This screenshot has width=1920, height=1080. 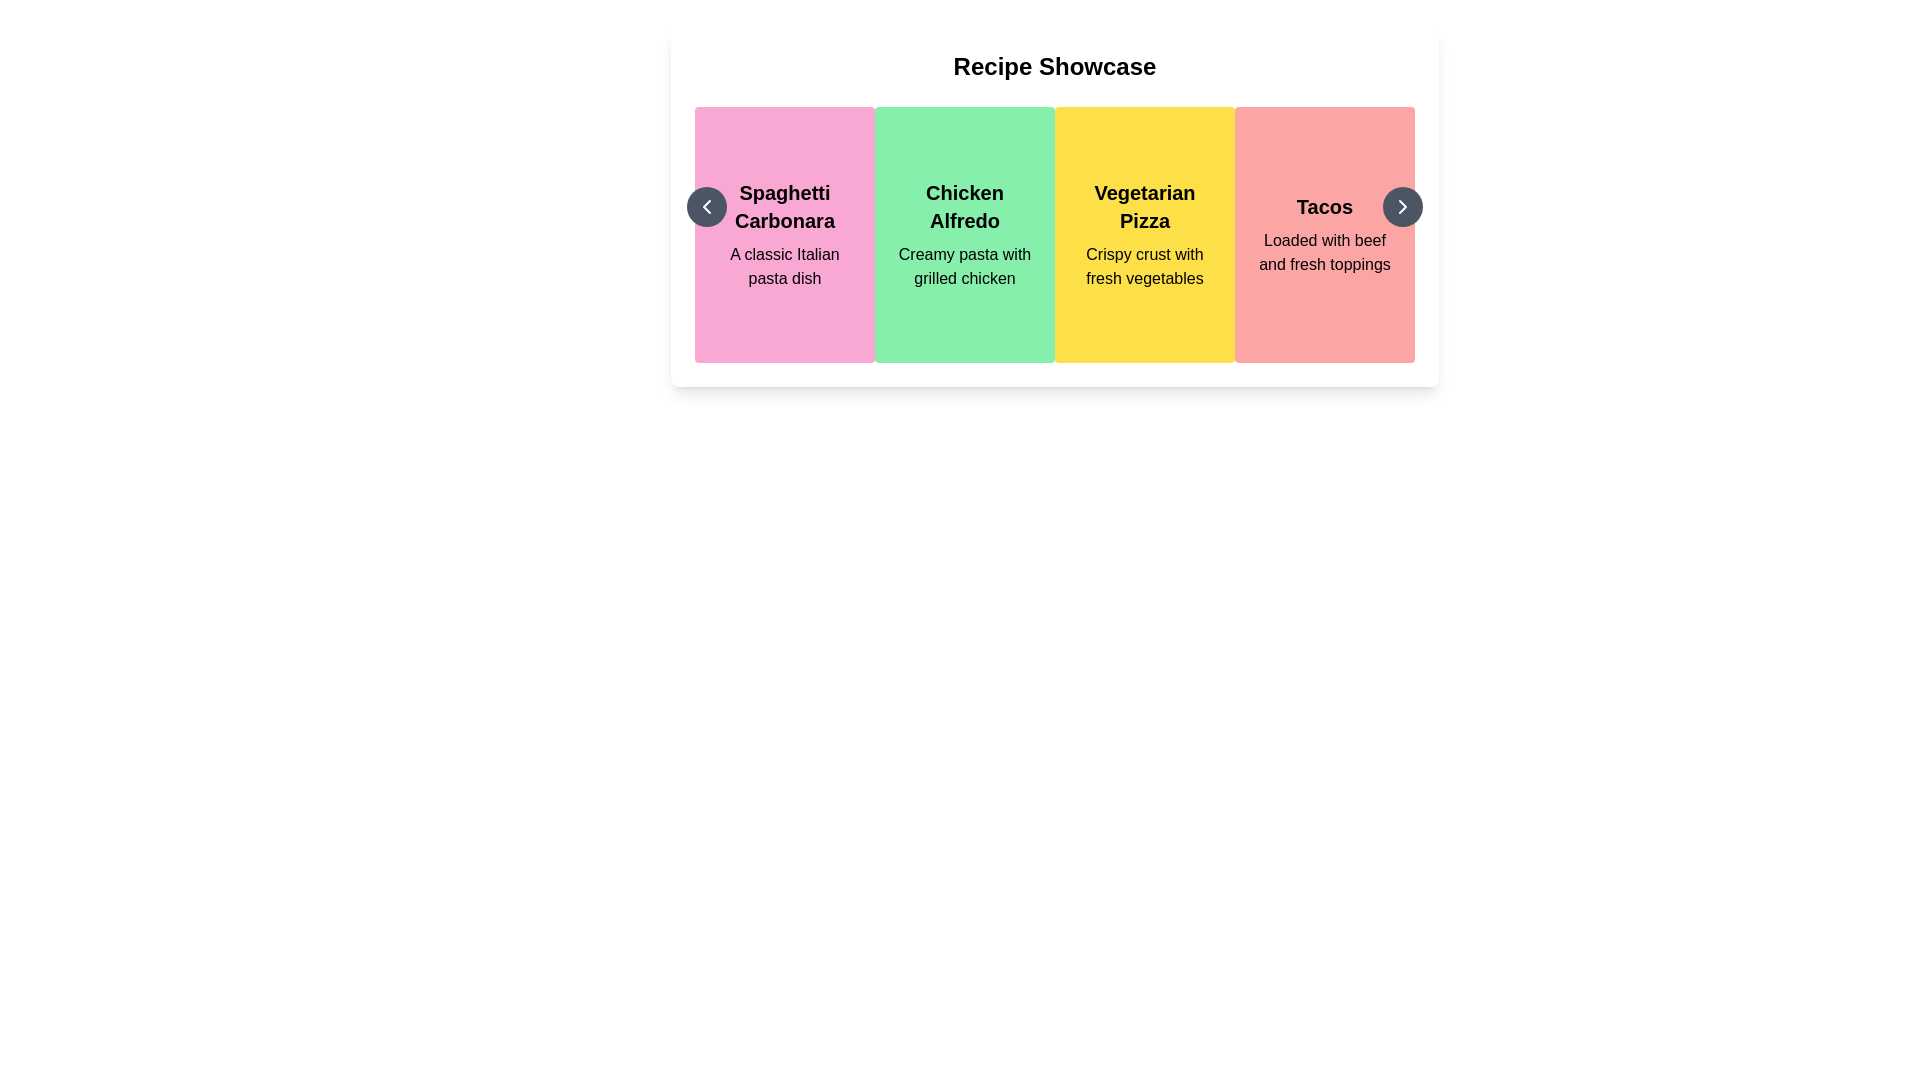 What do you see at coordinates (706, 207) in the screenshot?
I see `the leftward-facing chevron icon within the circular button that is part of the navigation control for scrolling through recipe titles` at bounding box center [706, 207].